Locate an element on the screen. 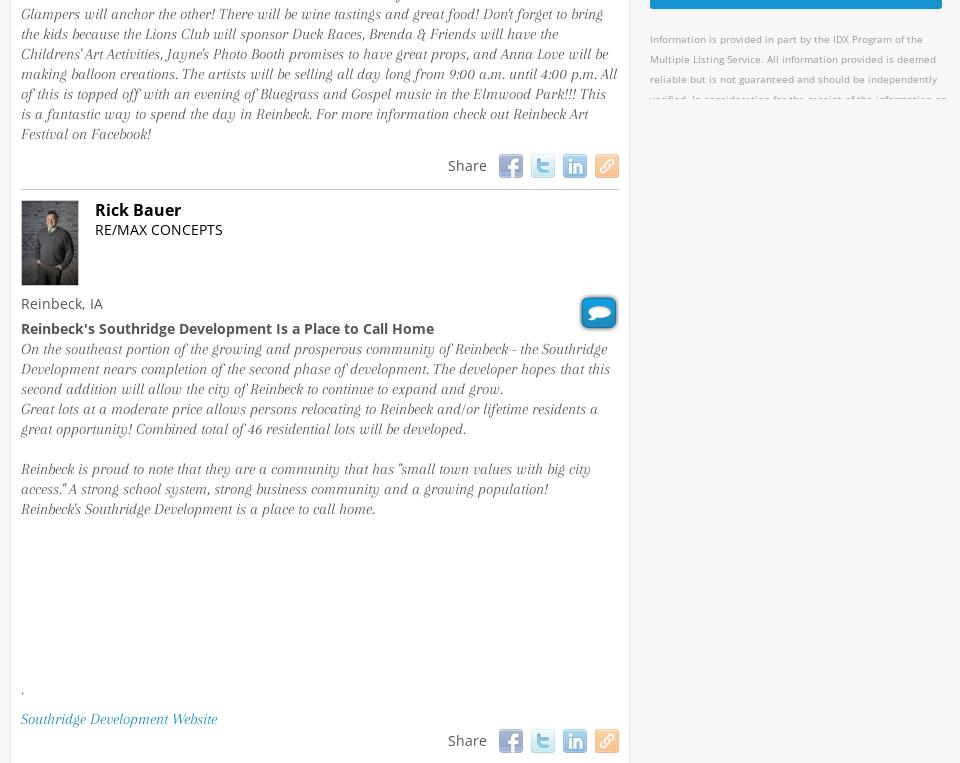 This screenshot has height=763, width=960. 'Reinbeck is proud to note that they are a community that has "small town values with big city access." A strong school system, strong business community and a growing population!' is located at coordinates (305, 478).